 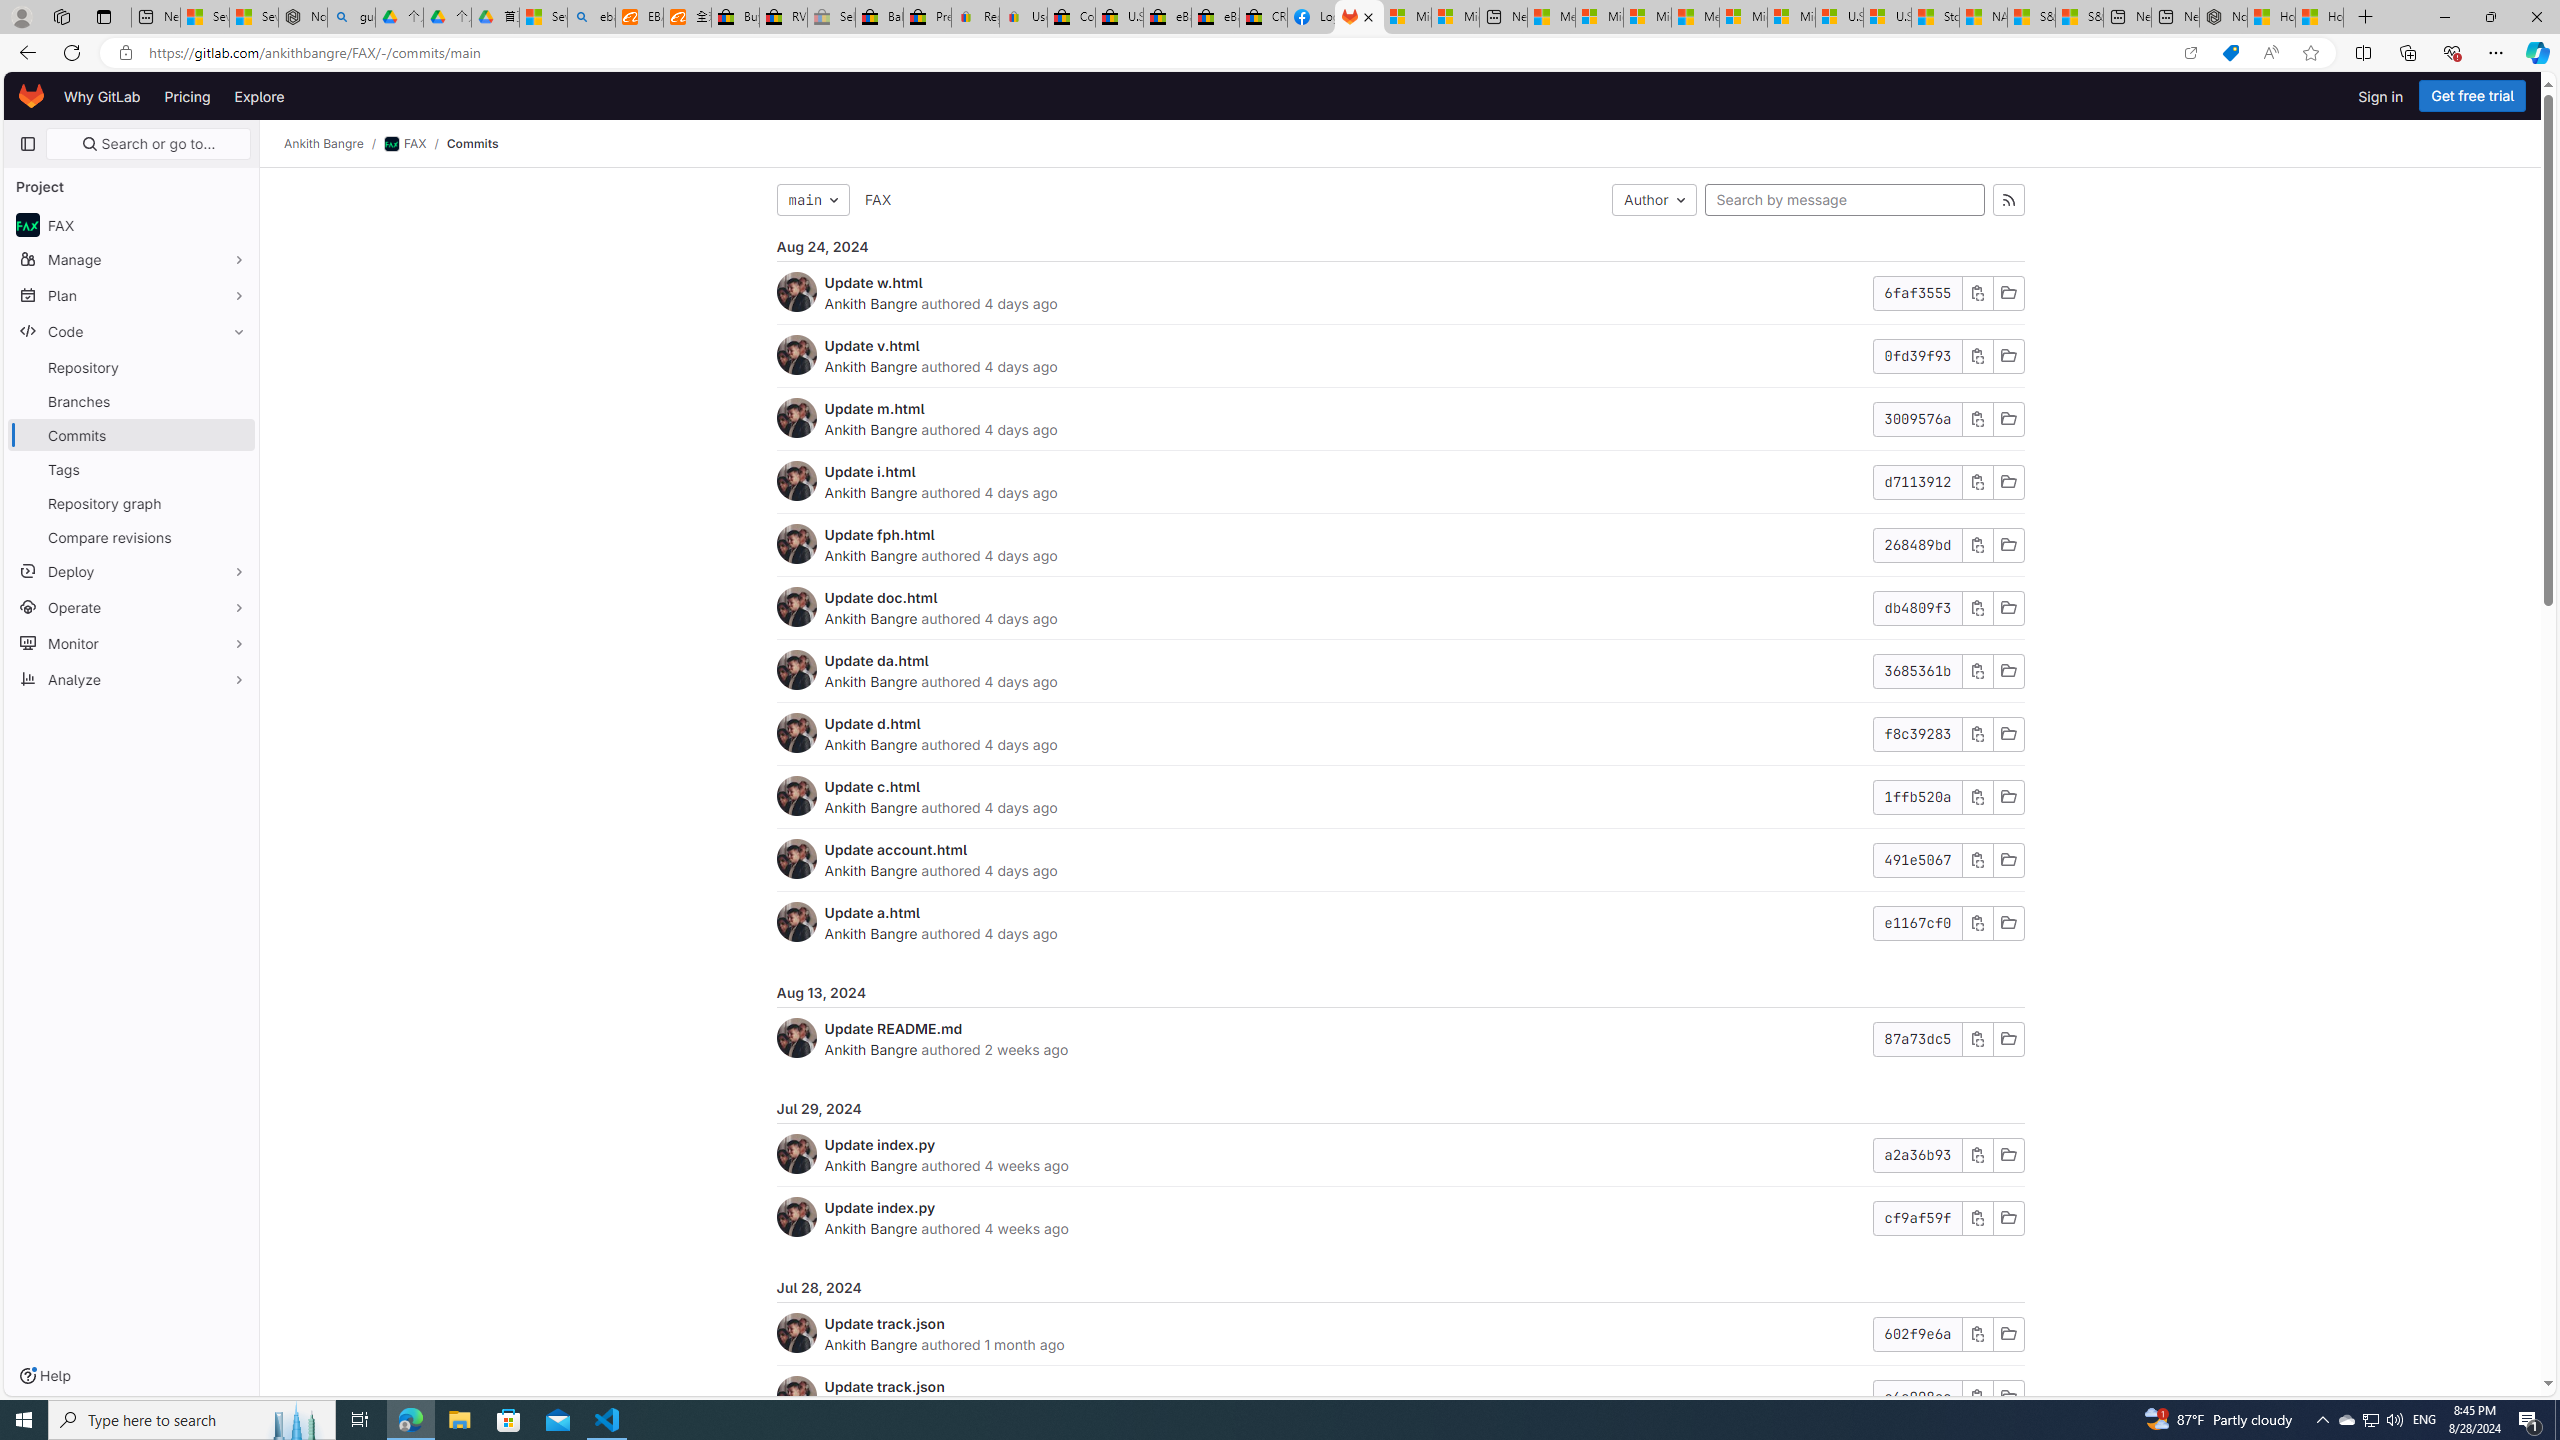 I want to click on 'eBay Inc. Reports Third Quarter 2023 Results', so click(x=1215, y=16).